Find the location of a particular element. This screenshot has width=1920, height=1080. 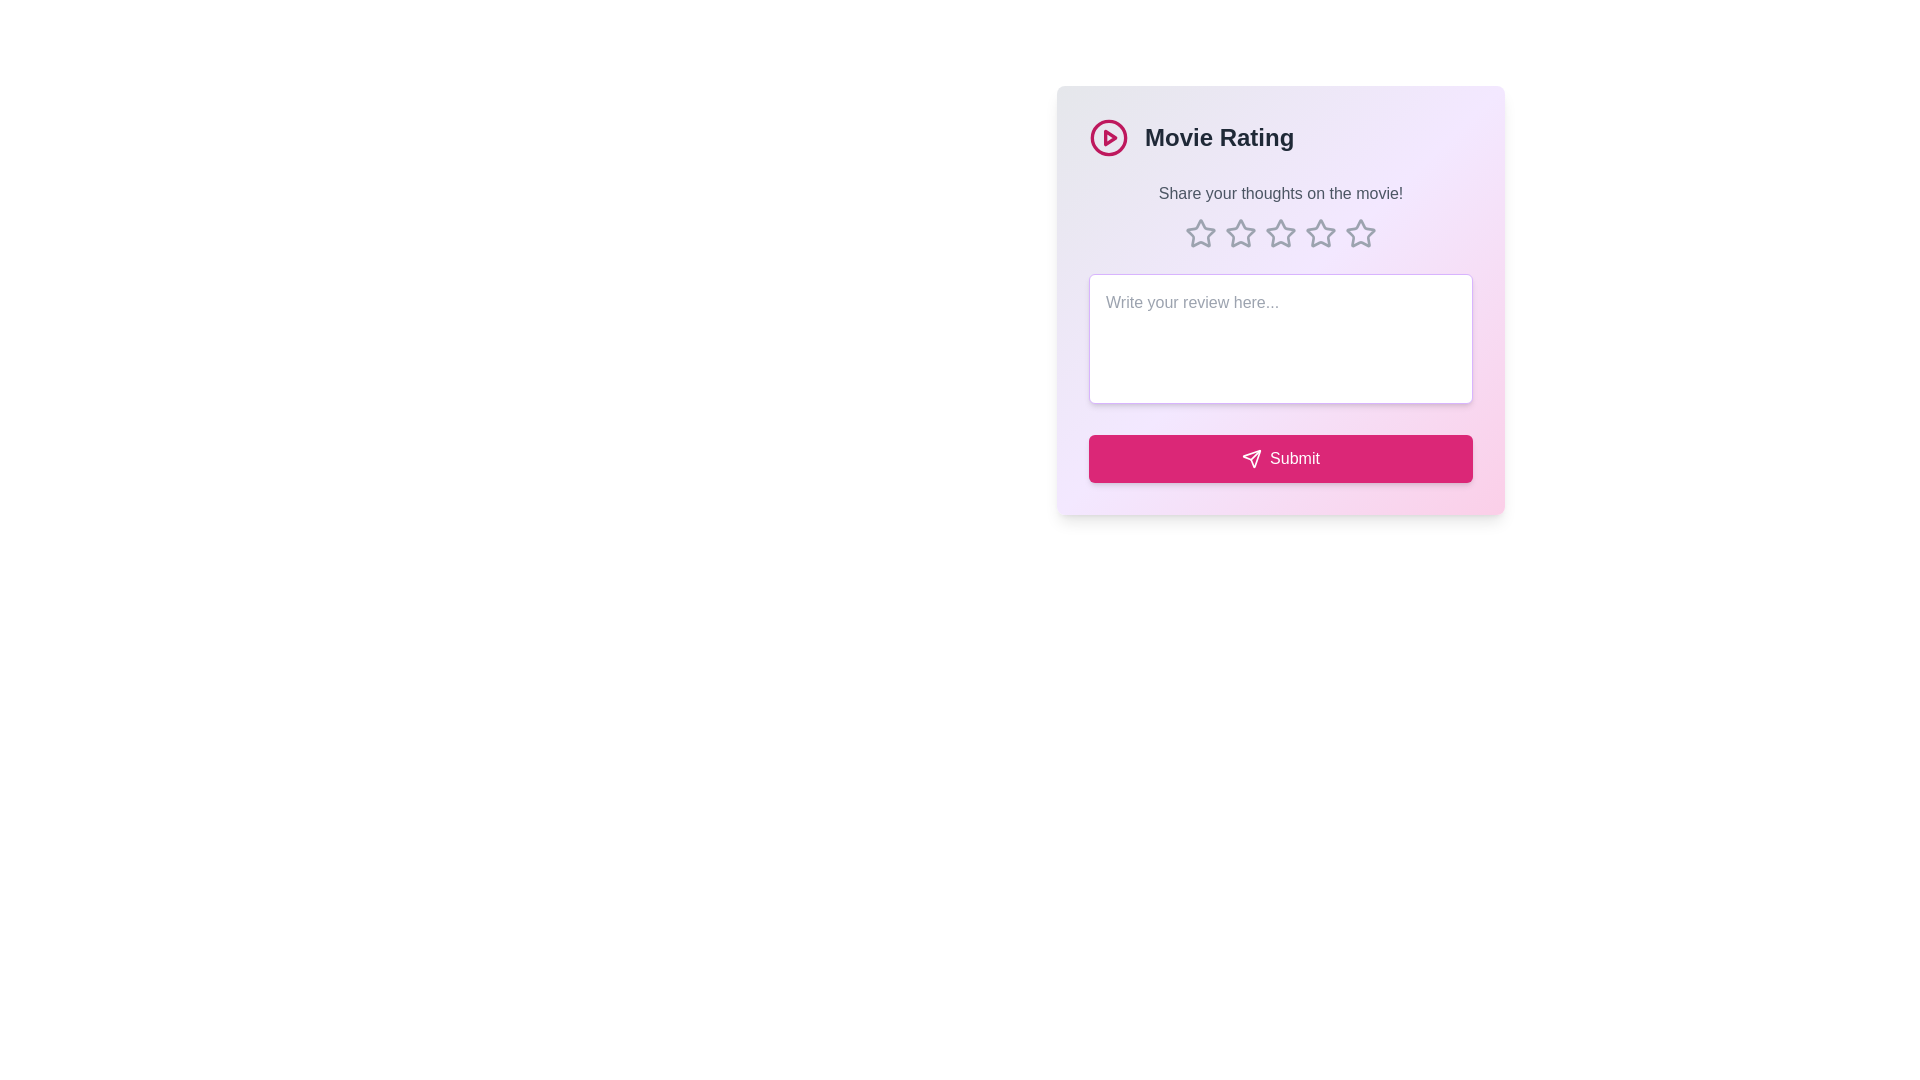

the fifth star icon used for rating in the 'Movie Rating' section is located at coordinates (1359, 231).